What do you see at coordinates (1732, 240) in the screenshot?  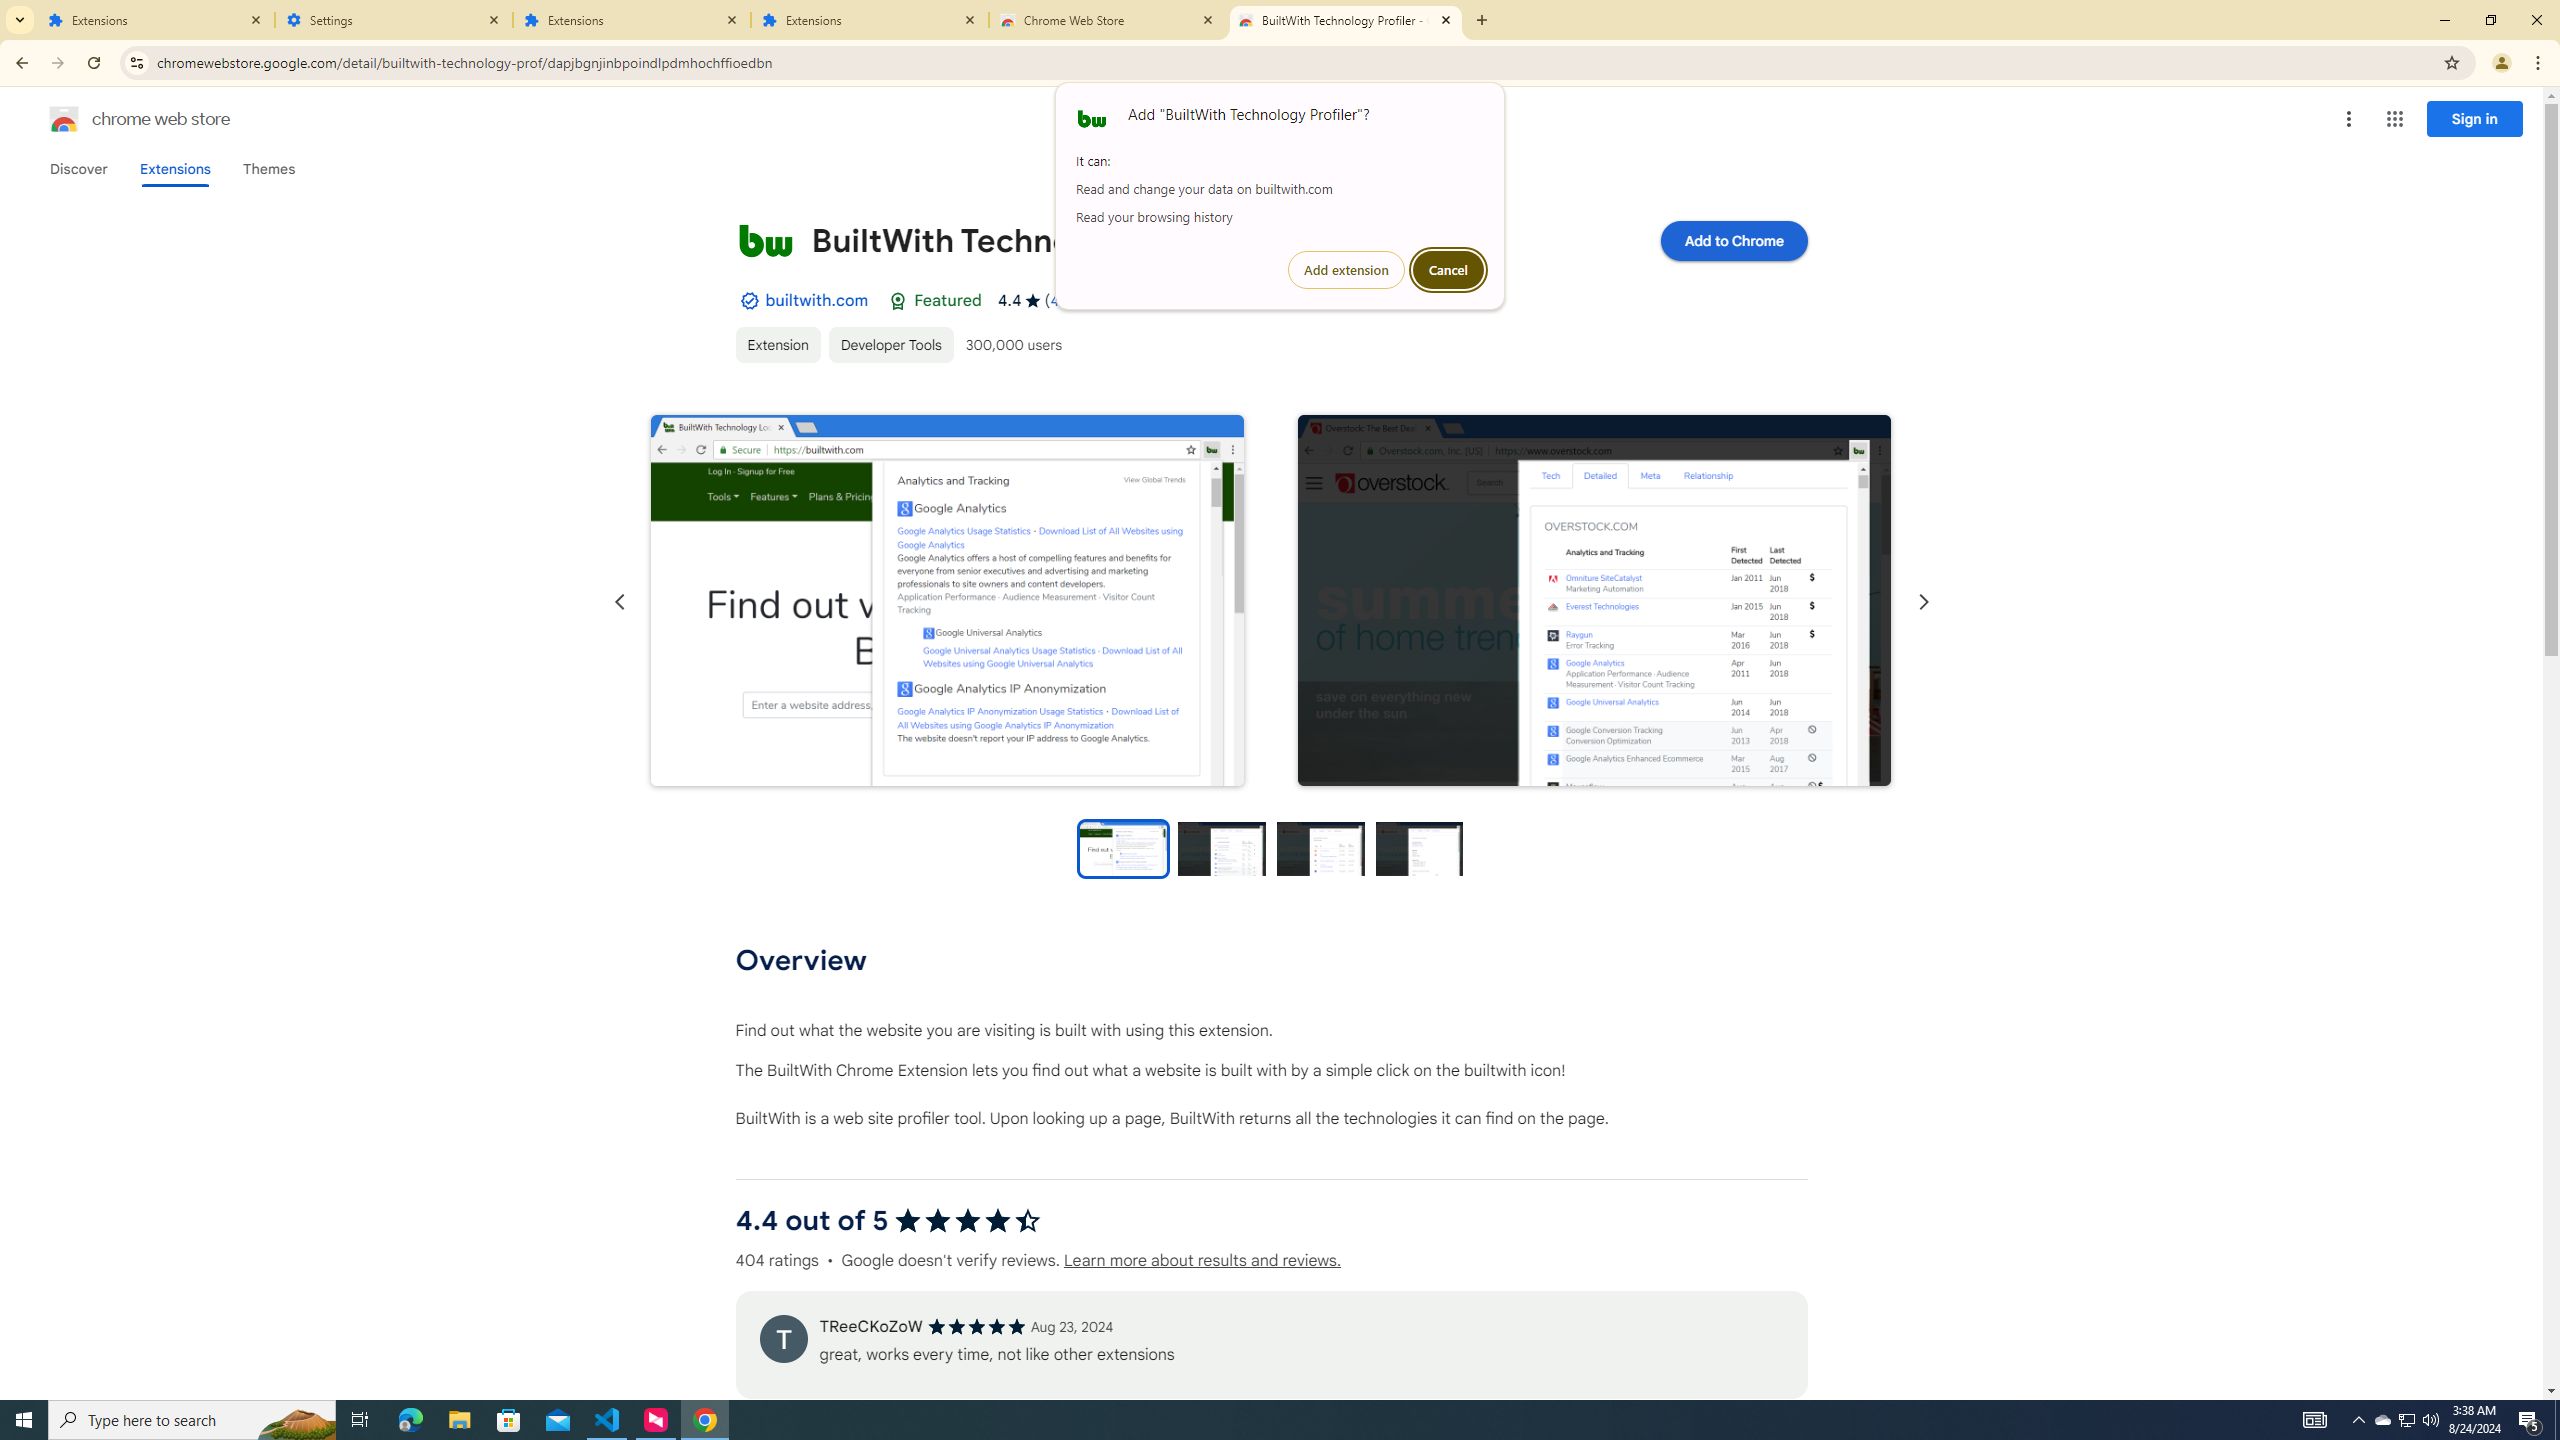 I see `'Add to Chrome'` at bounding box center [1732, 240].